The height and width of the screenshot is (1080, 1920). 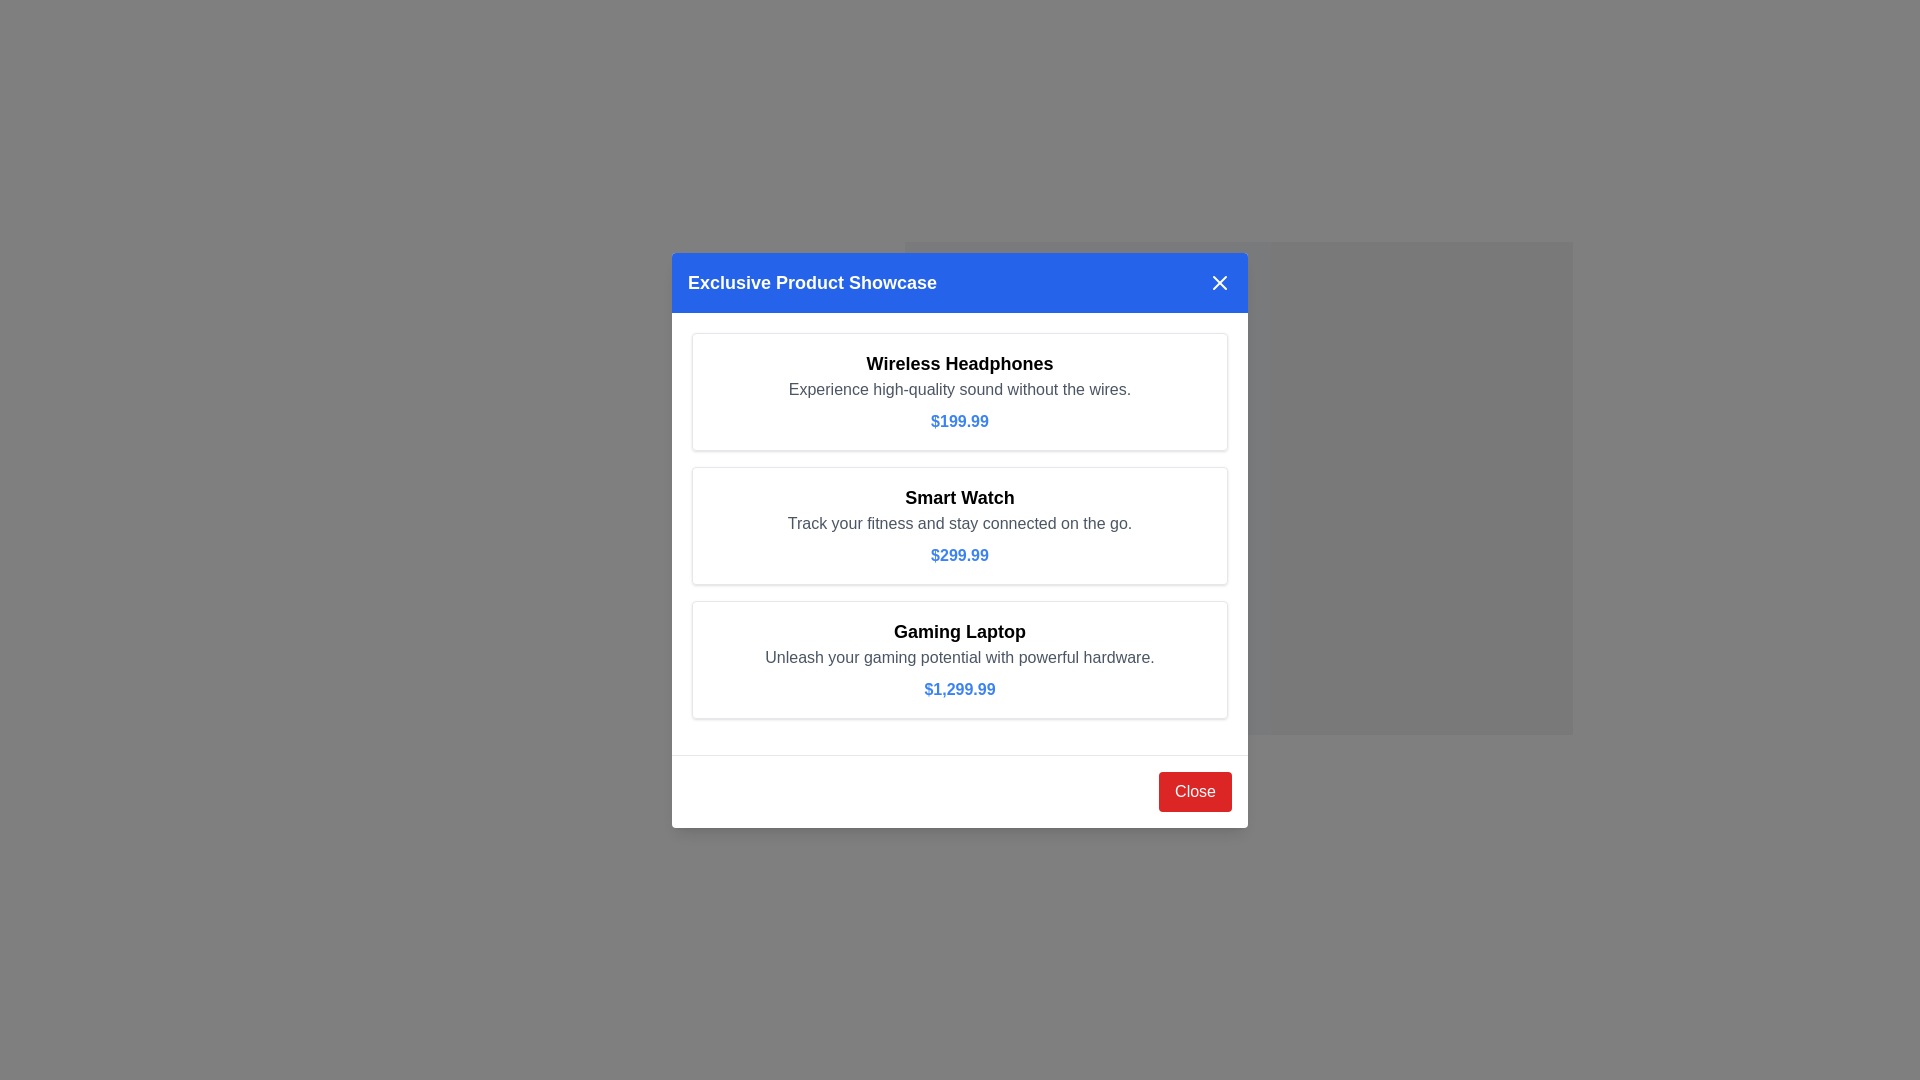 What do you see at coordinates (960, 657) in the screenshot?
I see `text element that reads 'Unleash your gaming potential with powerful hardware.', styled with a gray font color, located below the title 'Gaming Laptop' and above the price information` at bounding box center [960, 657].